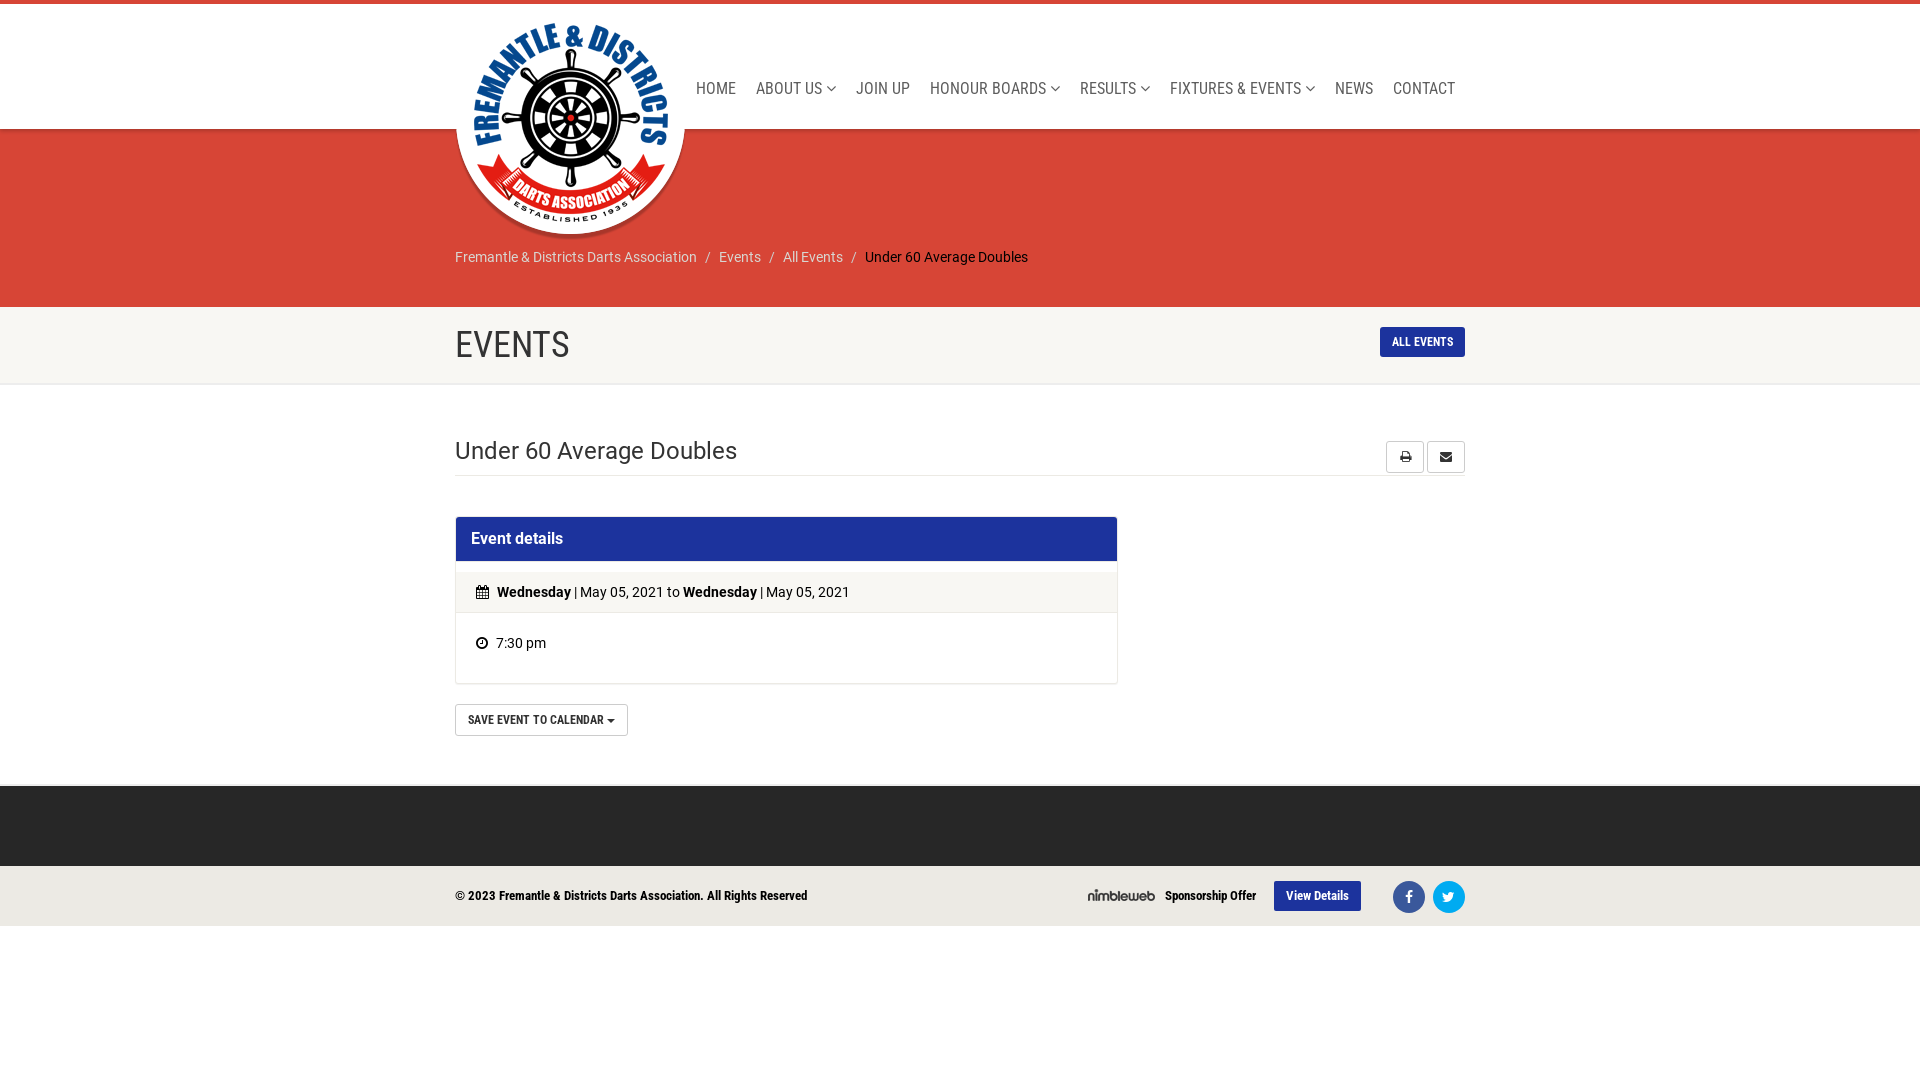 The image size is (1920, 1080). Describe the element at coordinates (1113, 87) in the screenshot. I see `'RESULTS'` at that location.